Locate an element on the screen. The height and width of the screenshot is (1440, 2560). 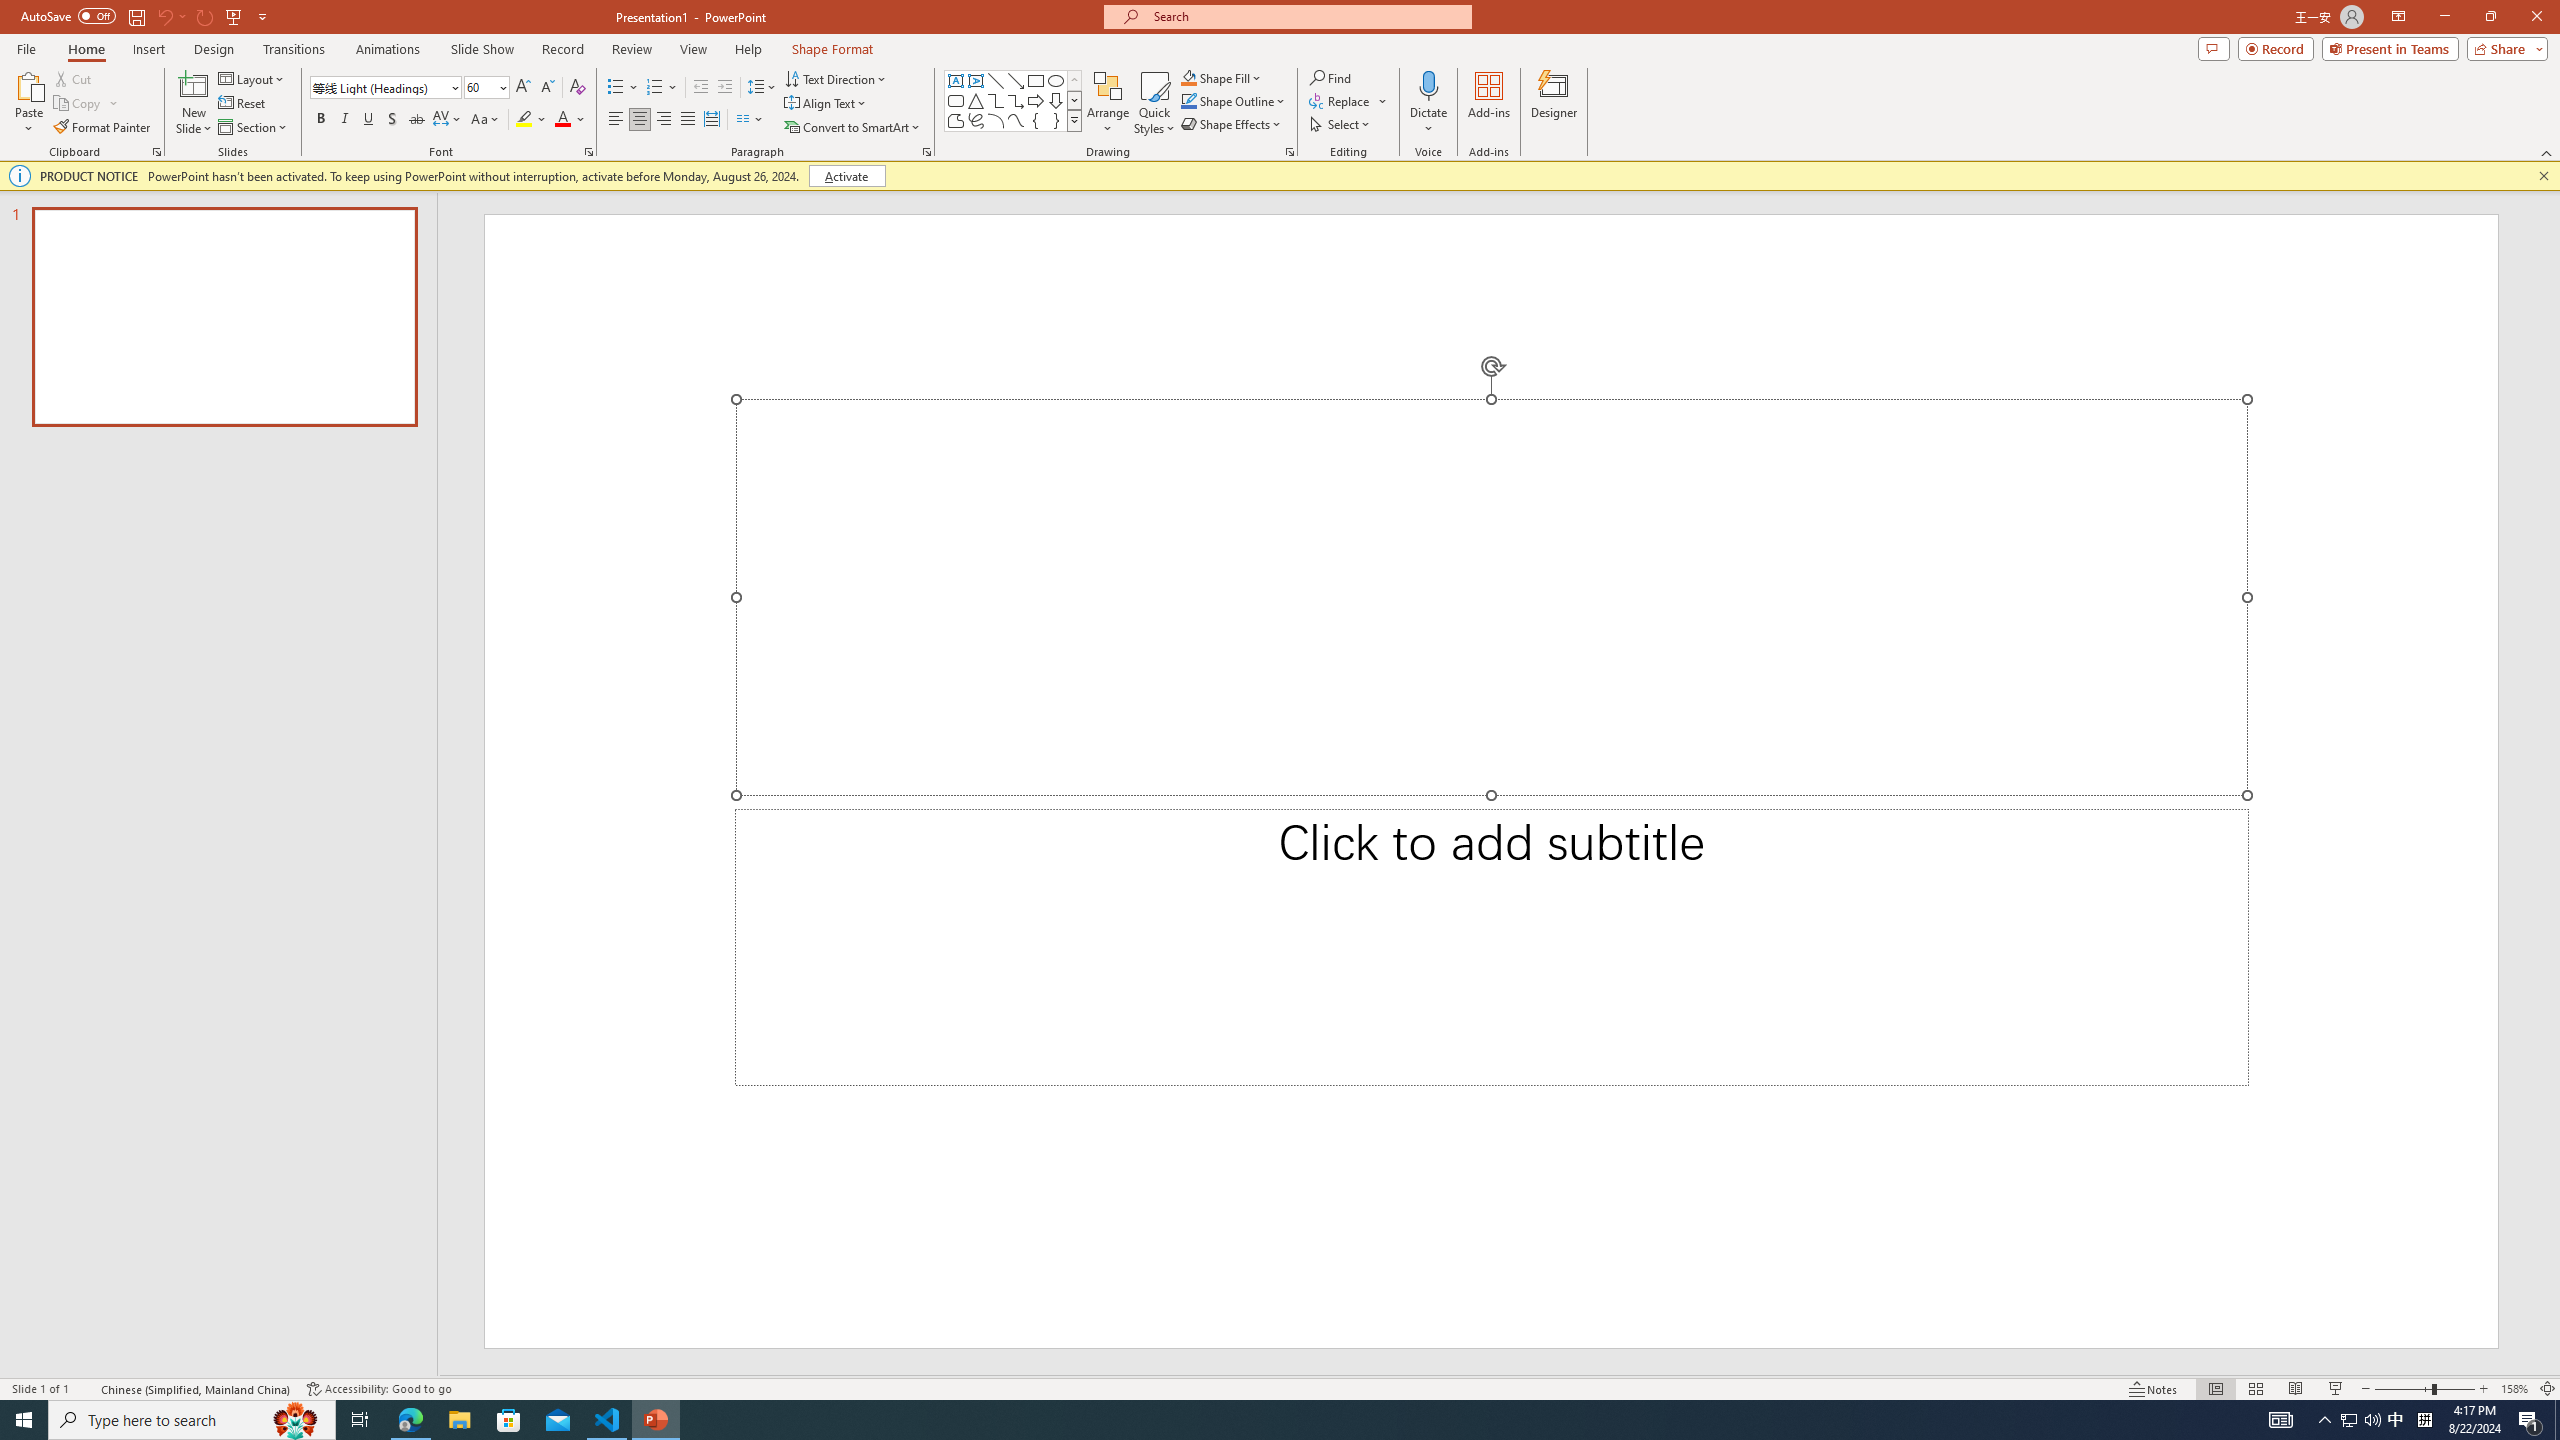
'Designer' is located at coordinates (1553, 103).